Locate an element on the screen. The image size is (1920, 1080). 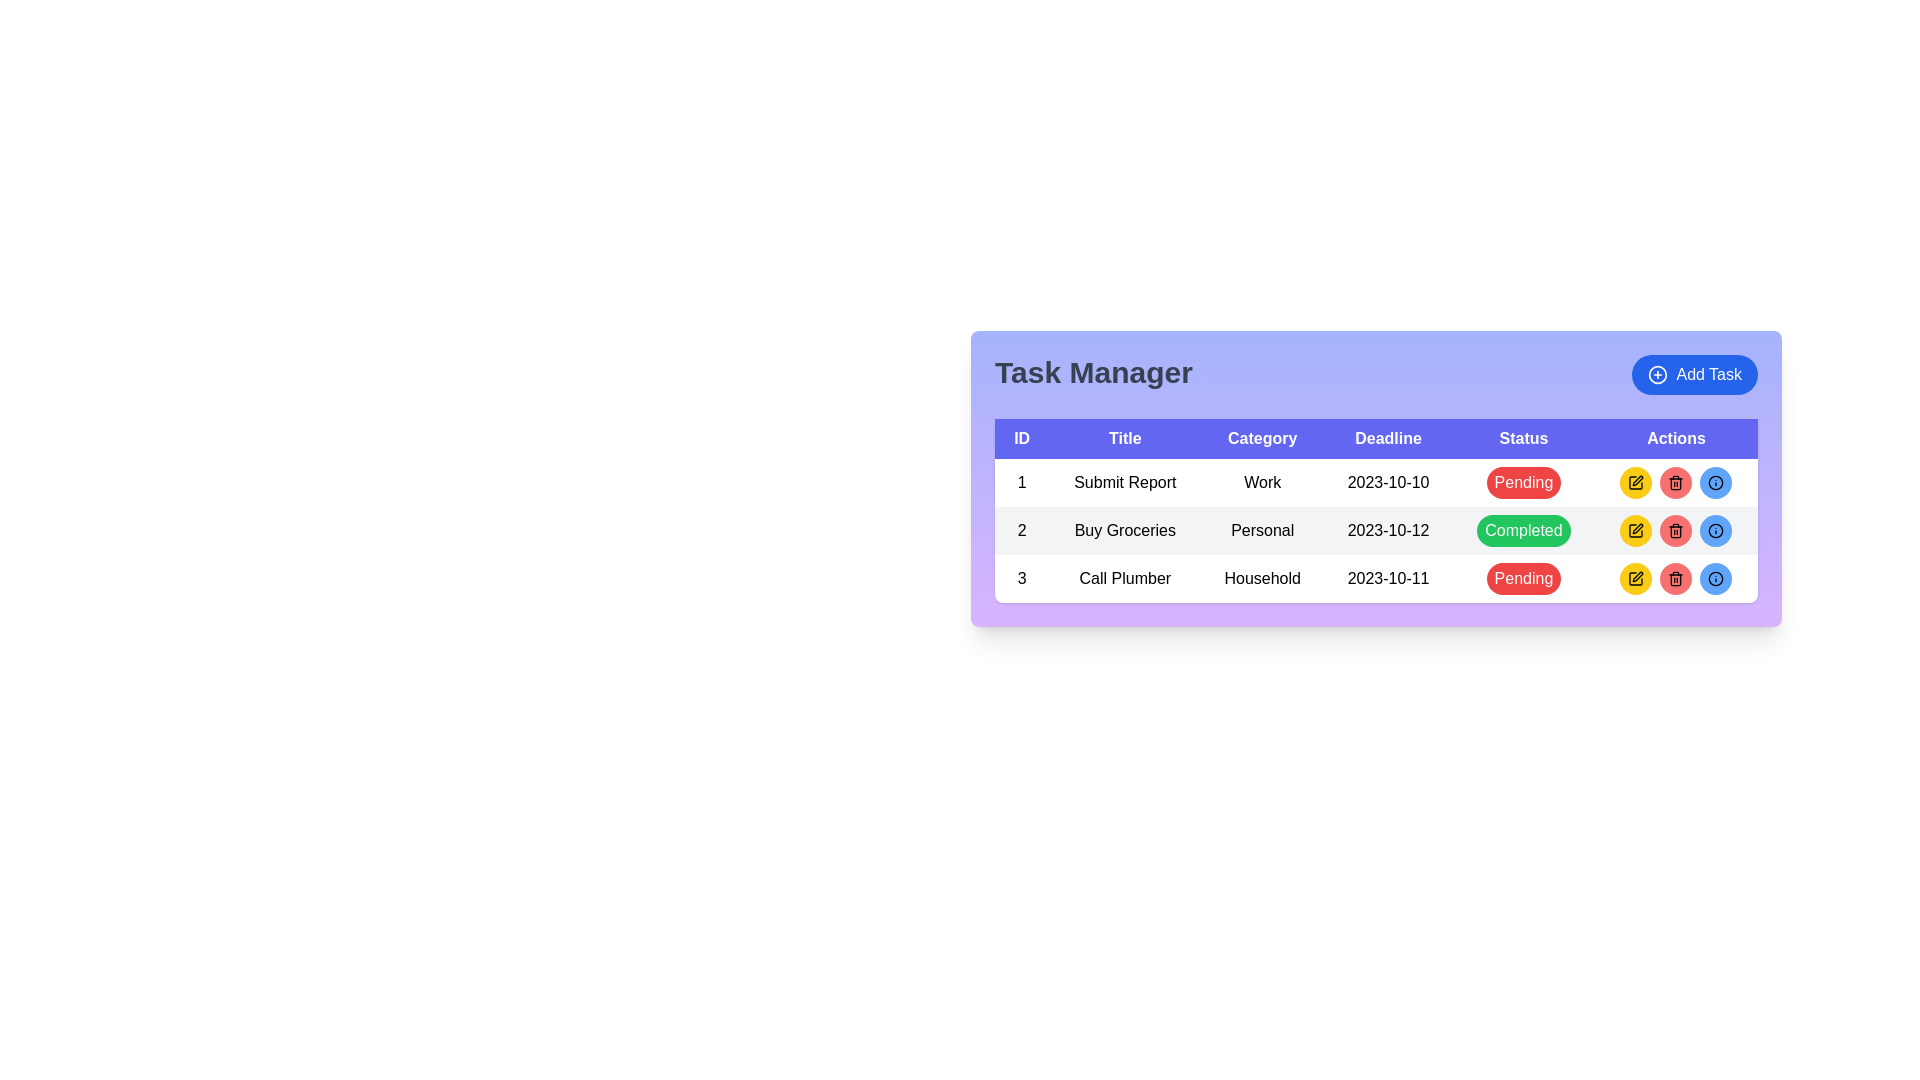
the green button labeled 'Completed' located in the 'Status' column of the second row in the 'Task Manager' table, which corresponds to the task titled 'Buy Groceries' is located at coordinates (1522, 530).